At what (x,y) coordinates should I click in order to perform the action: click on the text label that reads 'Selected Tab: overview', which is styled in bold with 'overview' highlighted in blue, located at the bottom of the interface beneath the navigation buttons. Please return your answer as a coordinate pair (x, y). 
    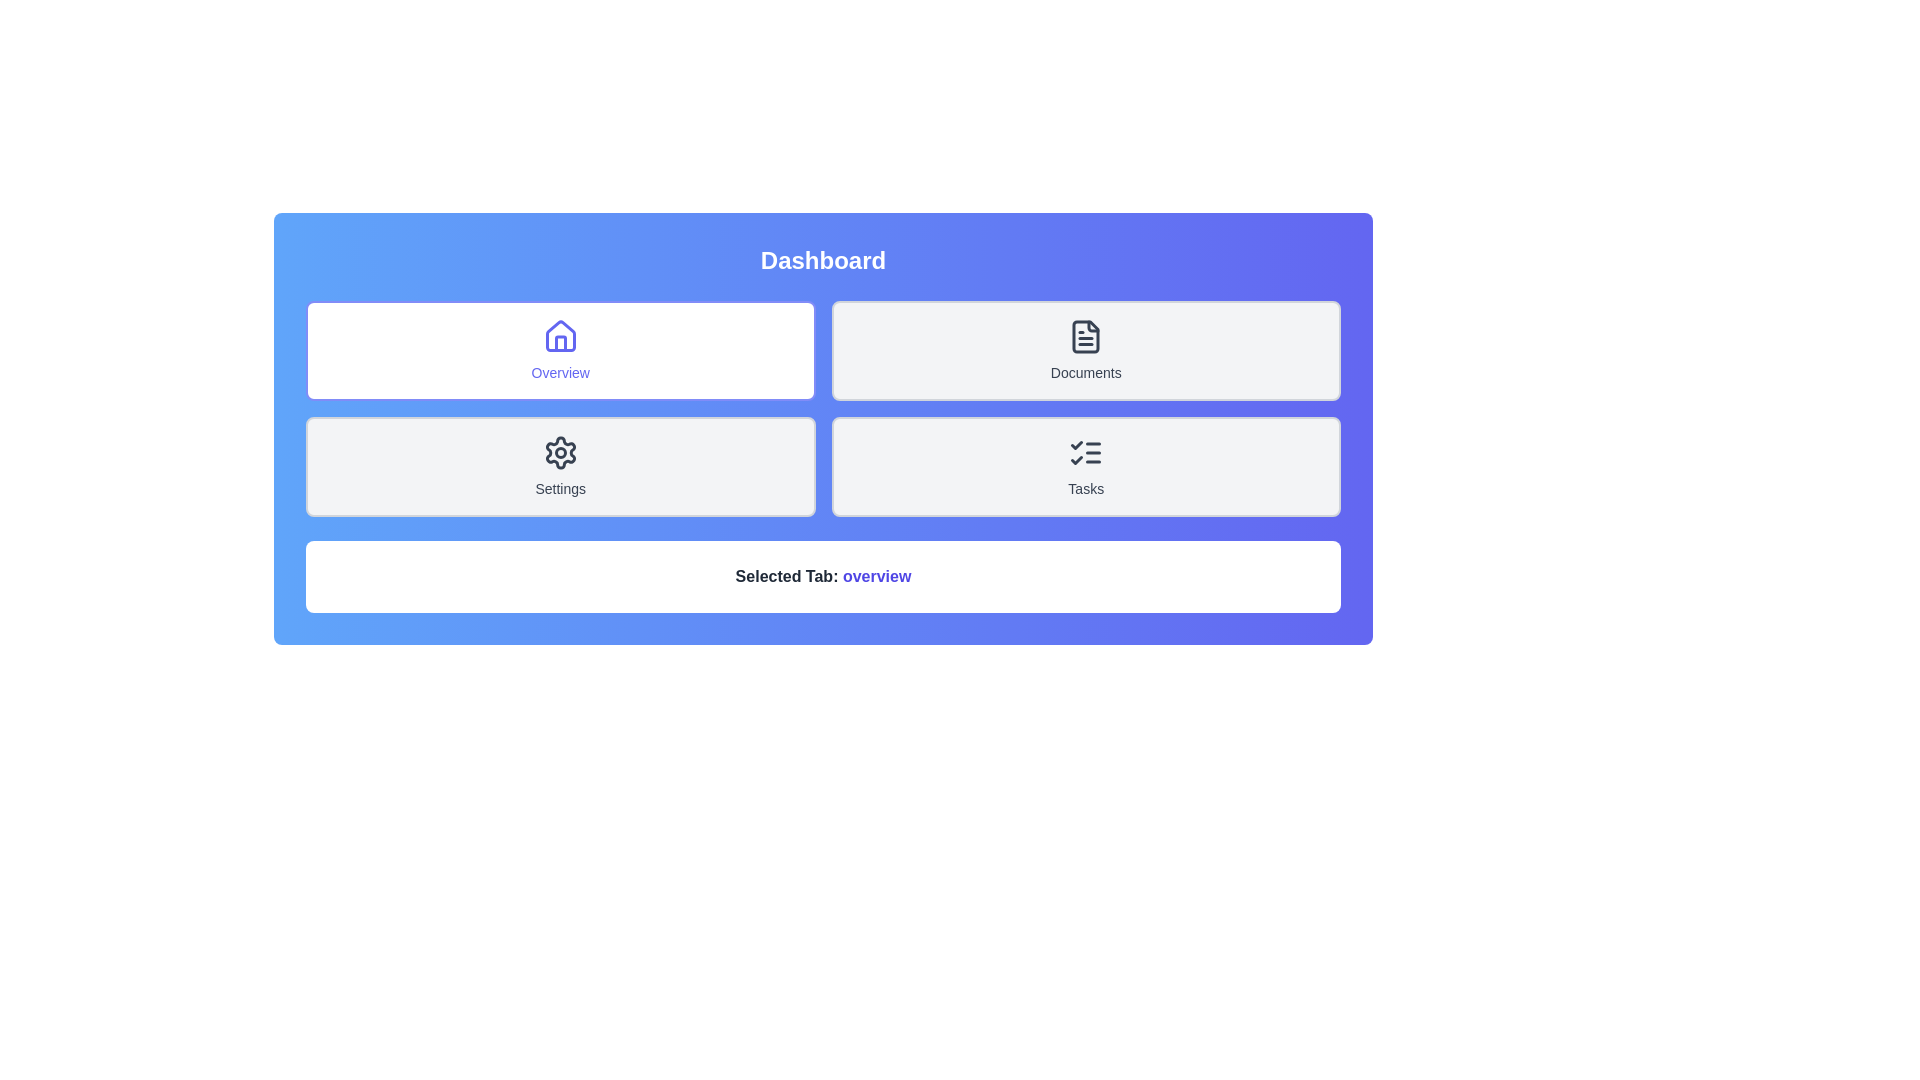
    Looking at the image, I should click on (823, 577).